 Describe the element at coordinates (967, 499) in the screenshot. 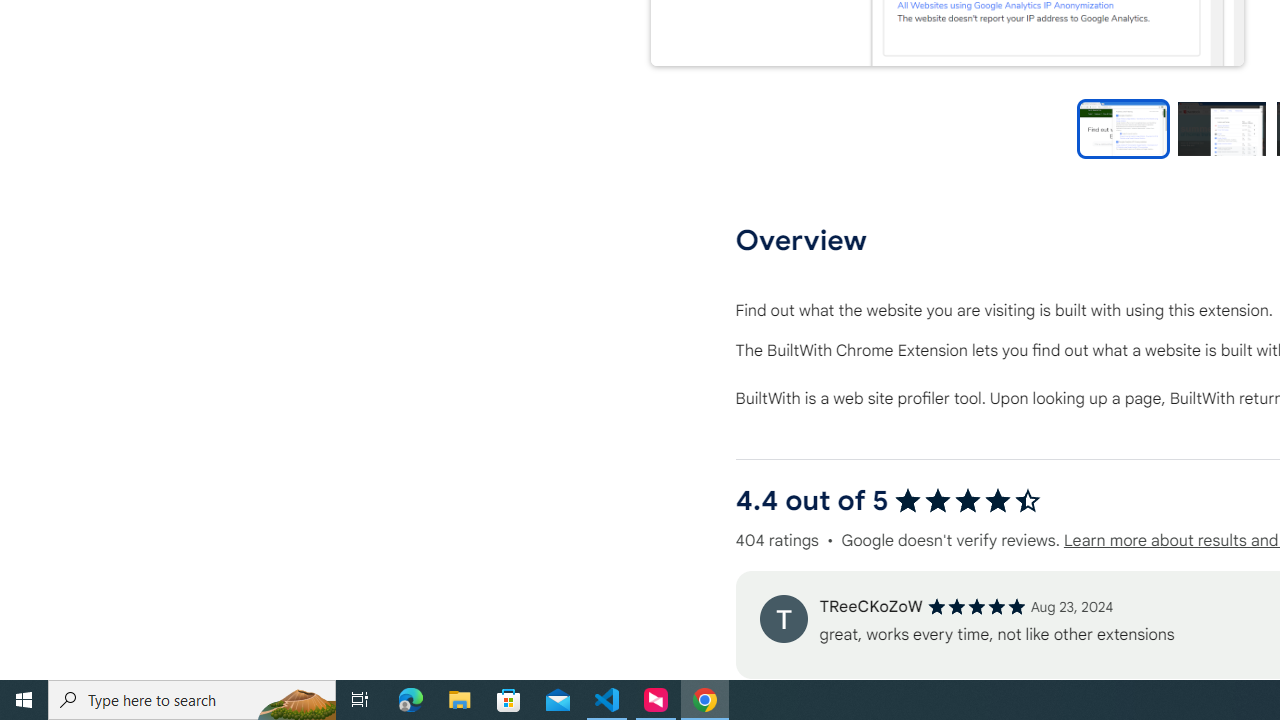

I see `'4.4 out of 5 stars'` at that location.